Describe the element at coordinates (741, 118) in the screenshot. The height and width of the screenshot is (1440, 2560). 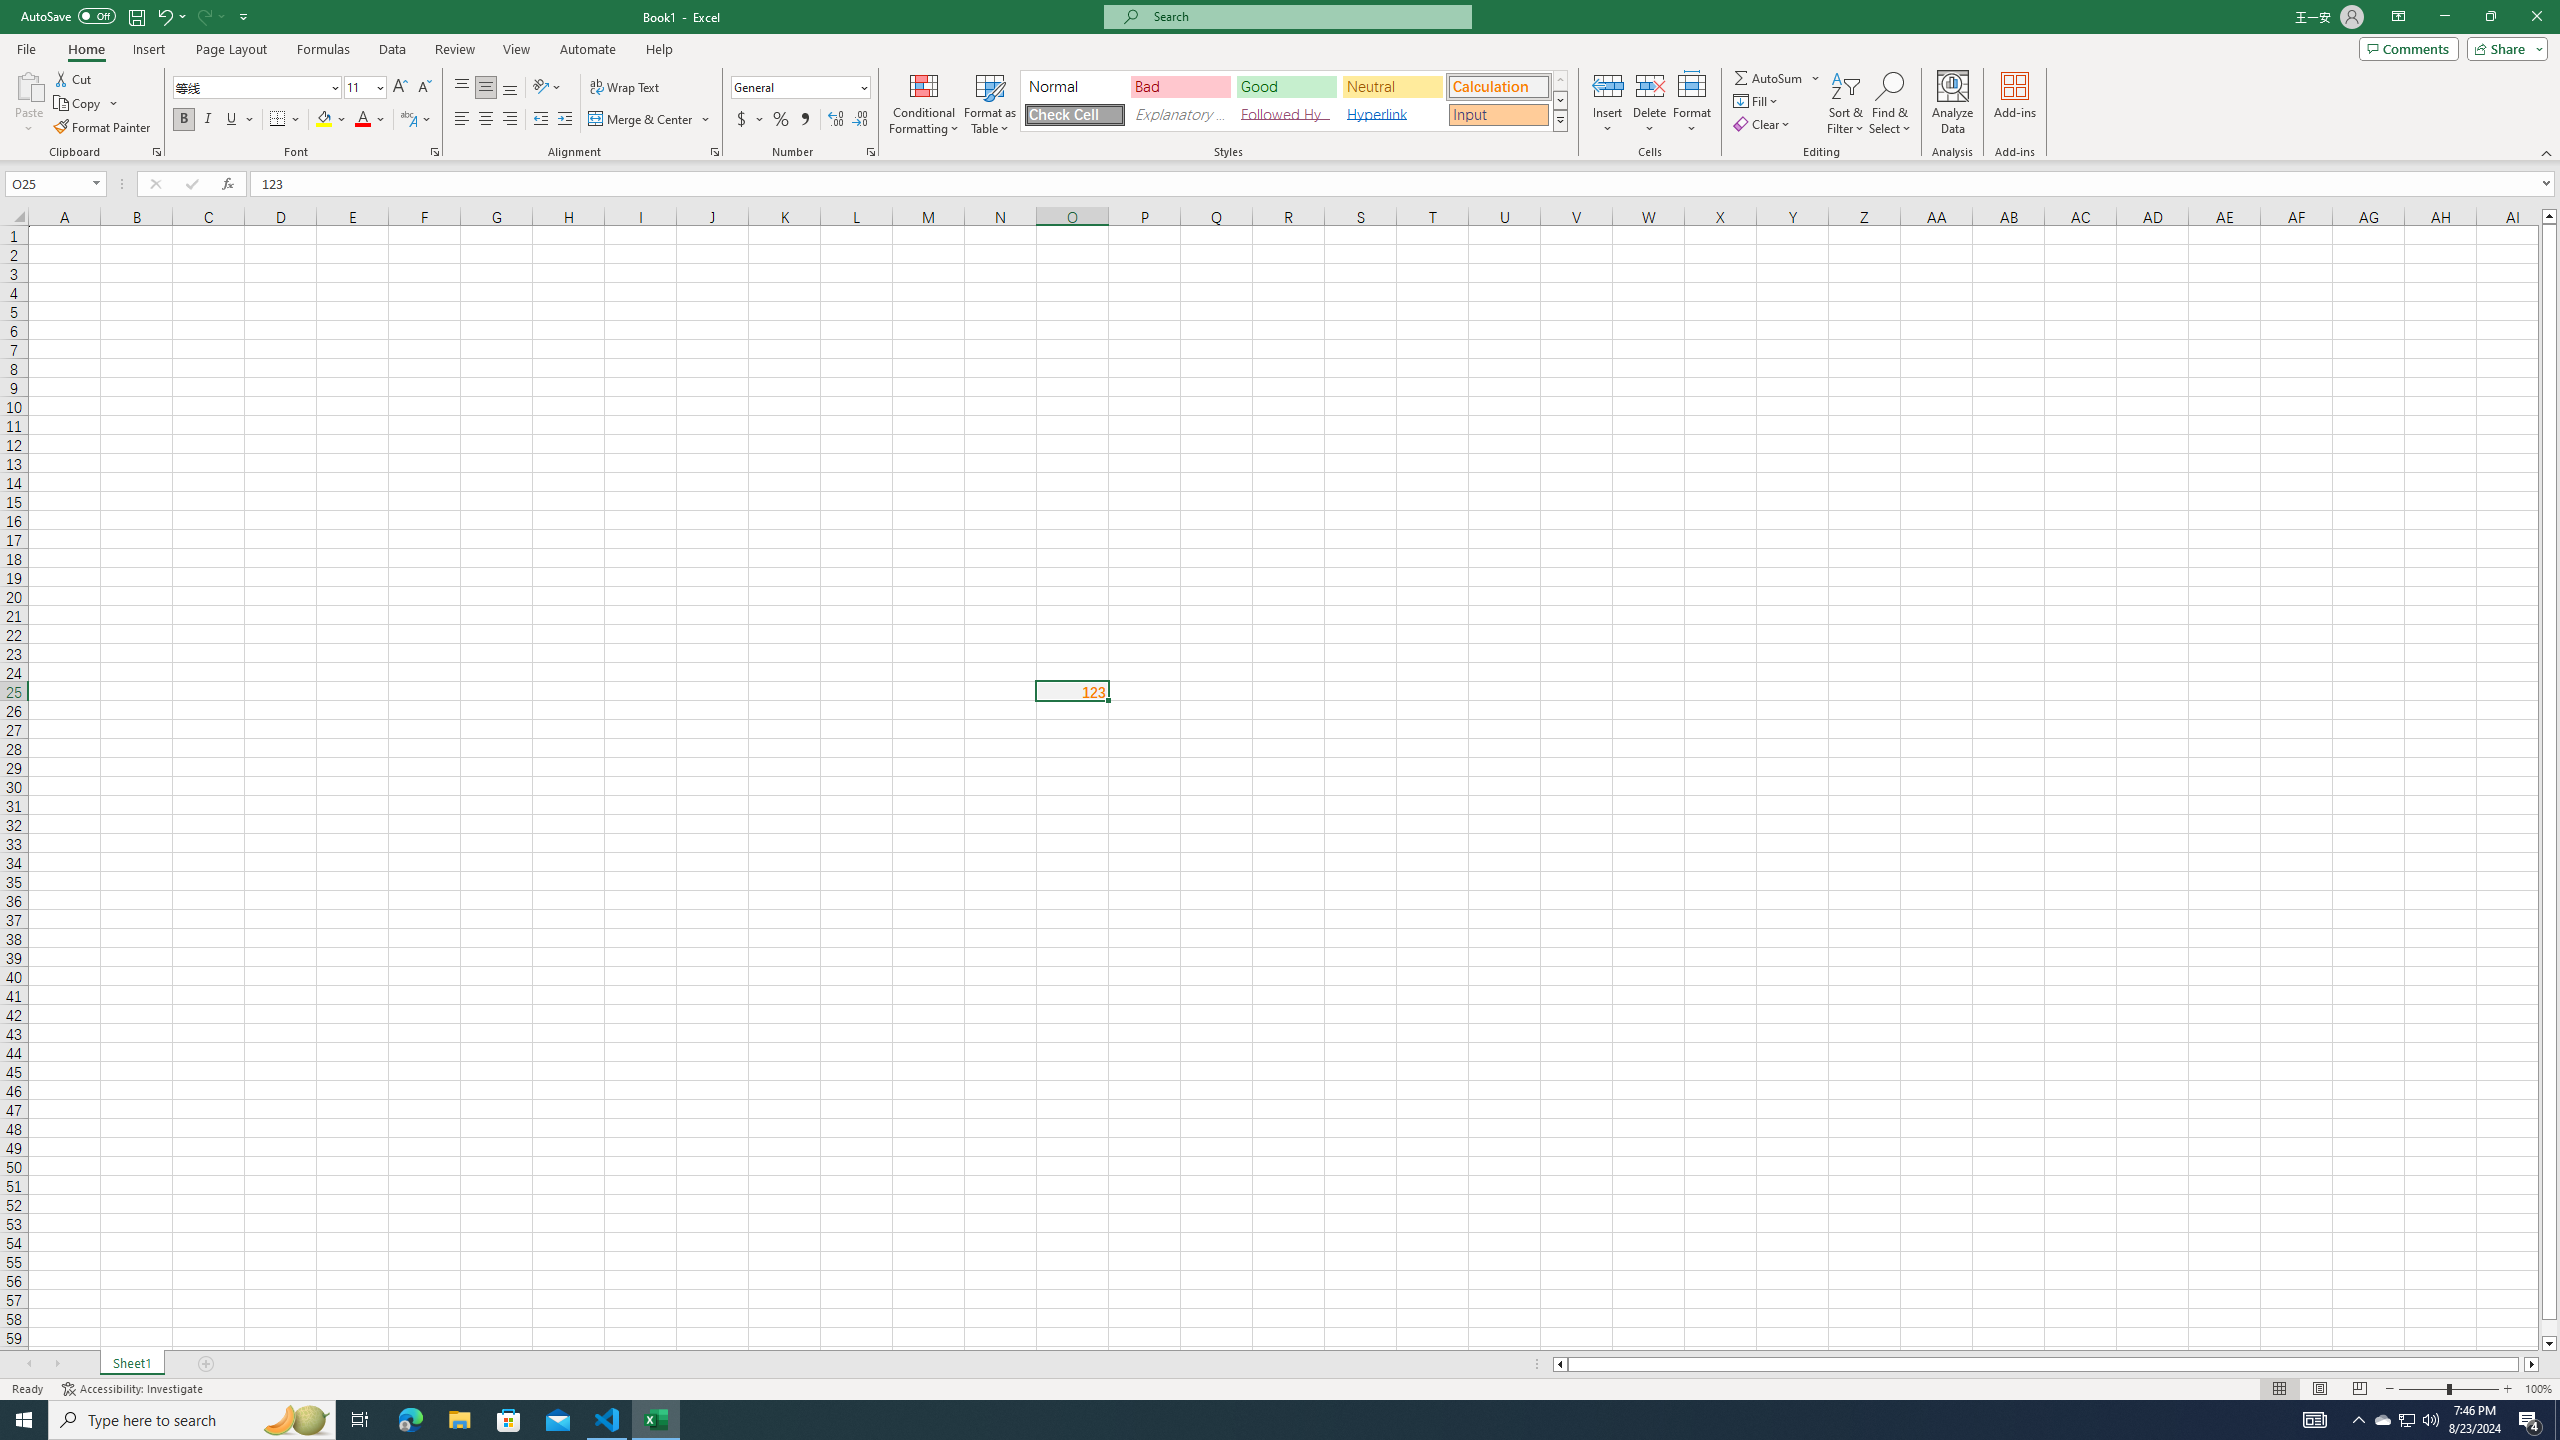
I see `'Accounting Number Format'` at that location.